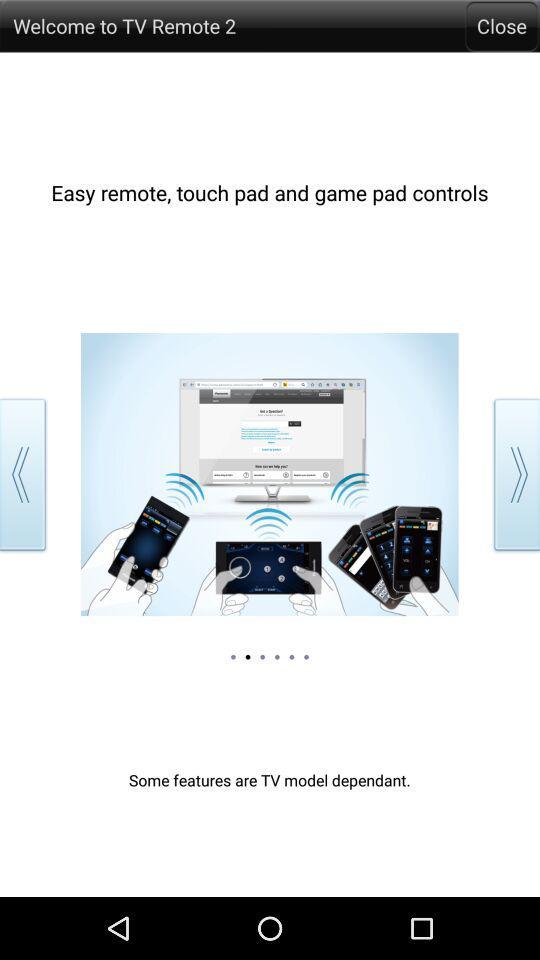  I want to click on the av_forward icon, so click(513, 507).